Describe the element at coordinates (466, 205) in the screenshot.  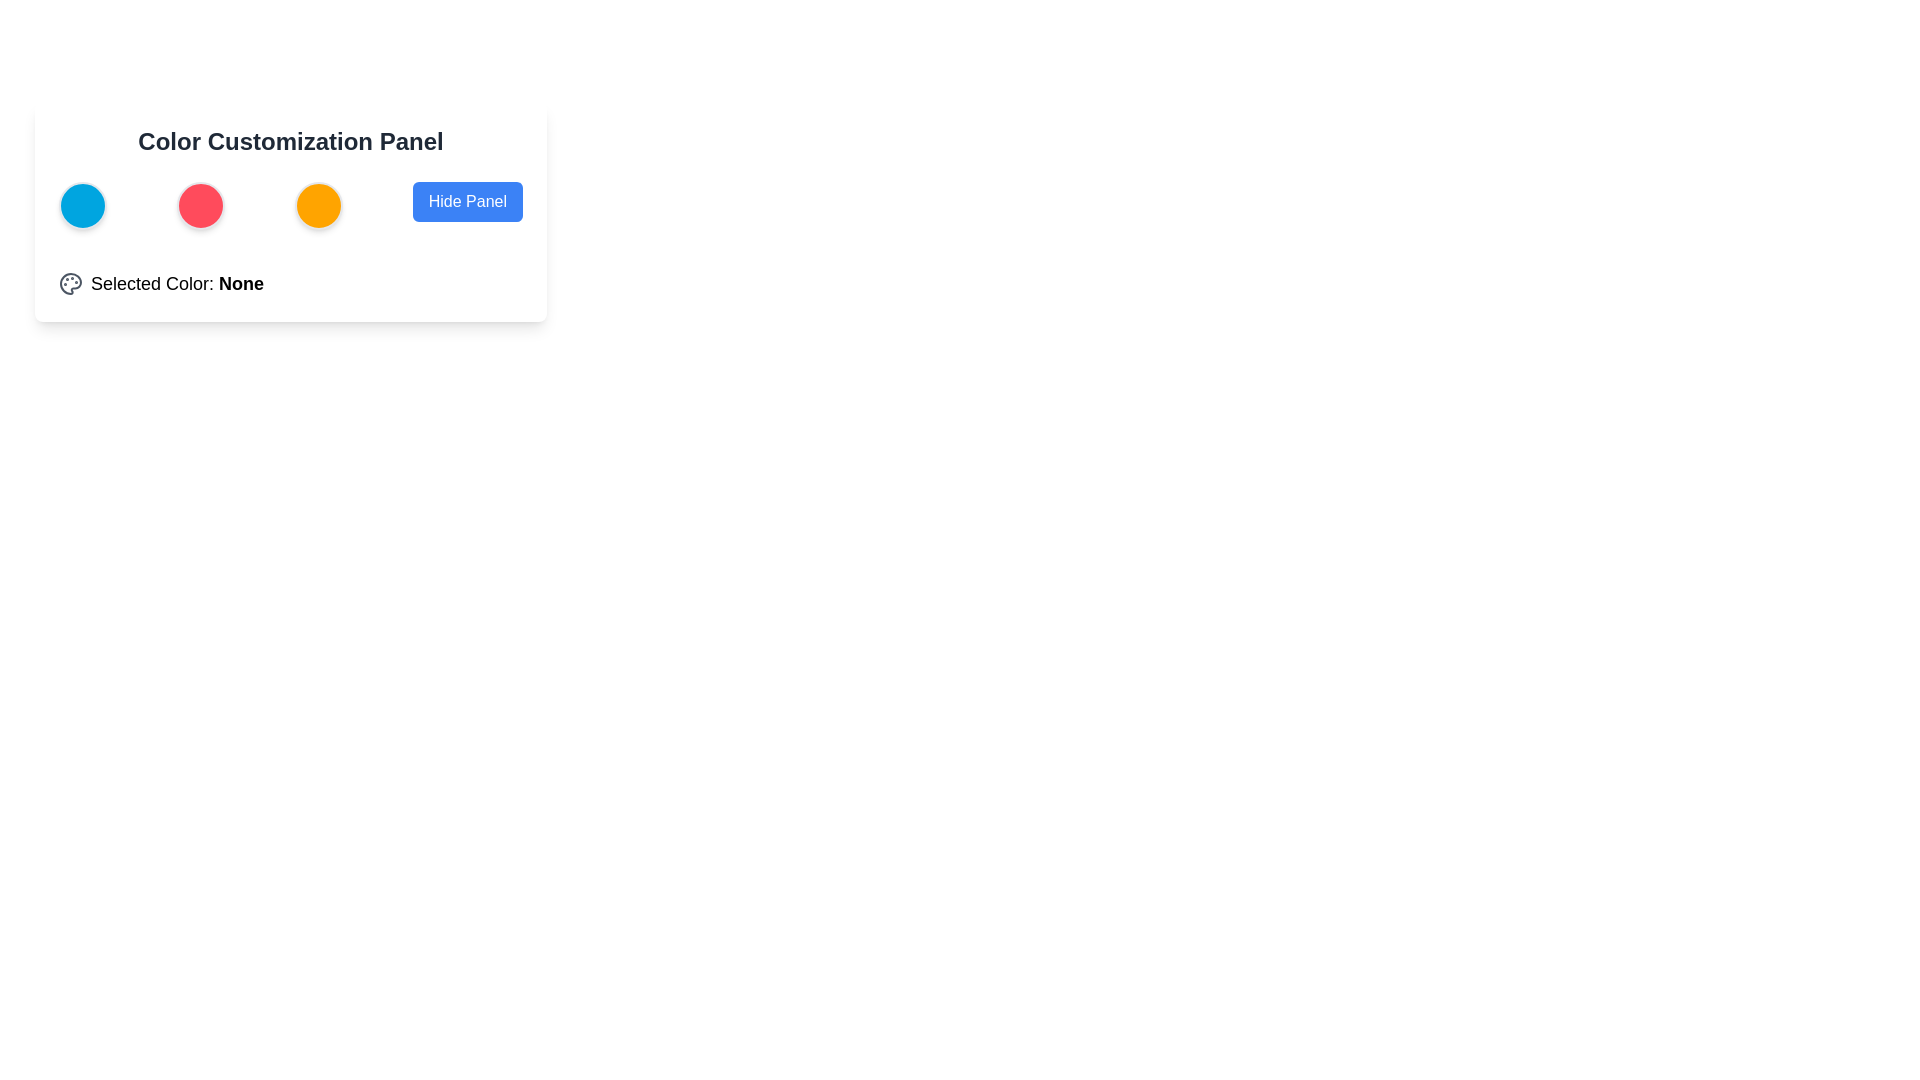
I see `the 'Hide Panel' button` at that location.